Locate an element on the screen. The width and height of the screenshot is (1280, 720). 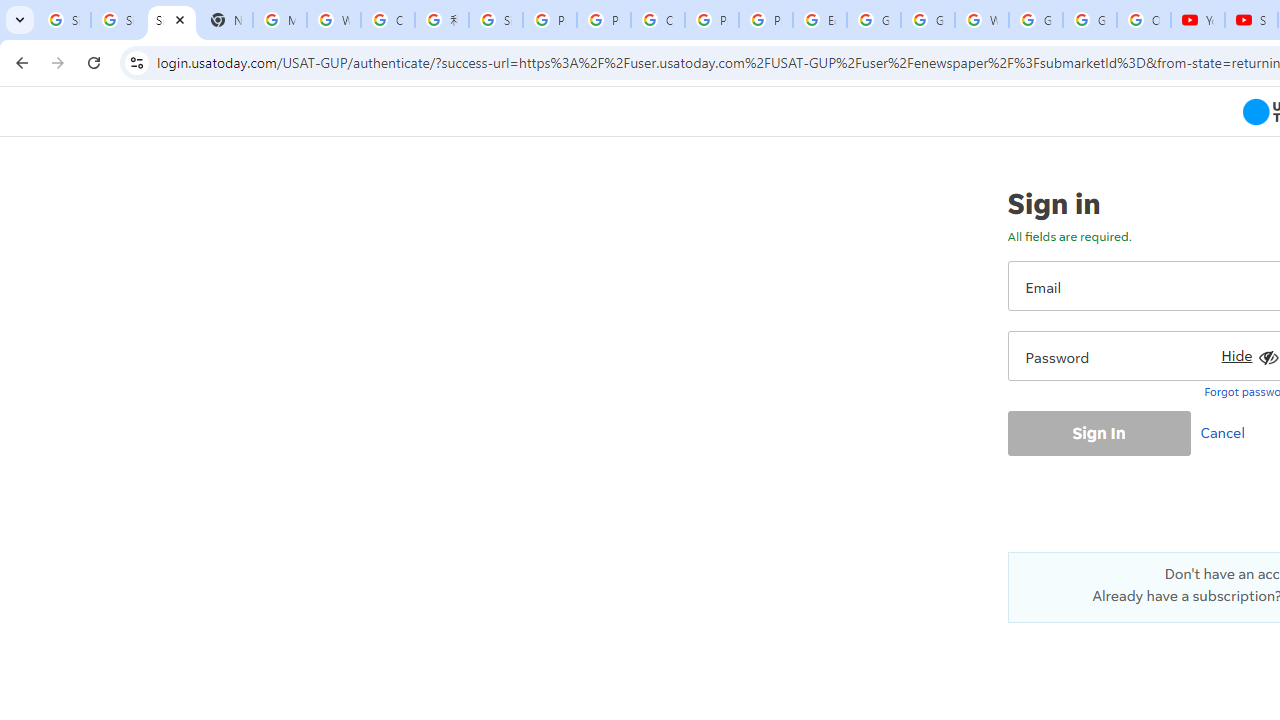
'Sign in - Google Accounts' is located at coordinates (64, 20).